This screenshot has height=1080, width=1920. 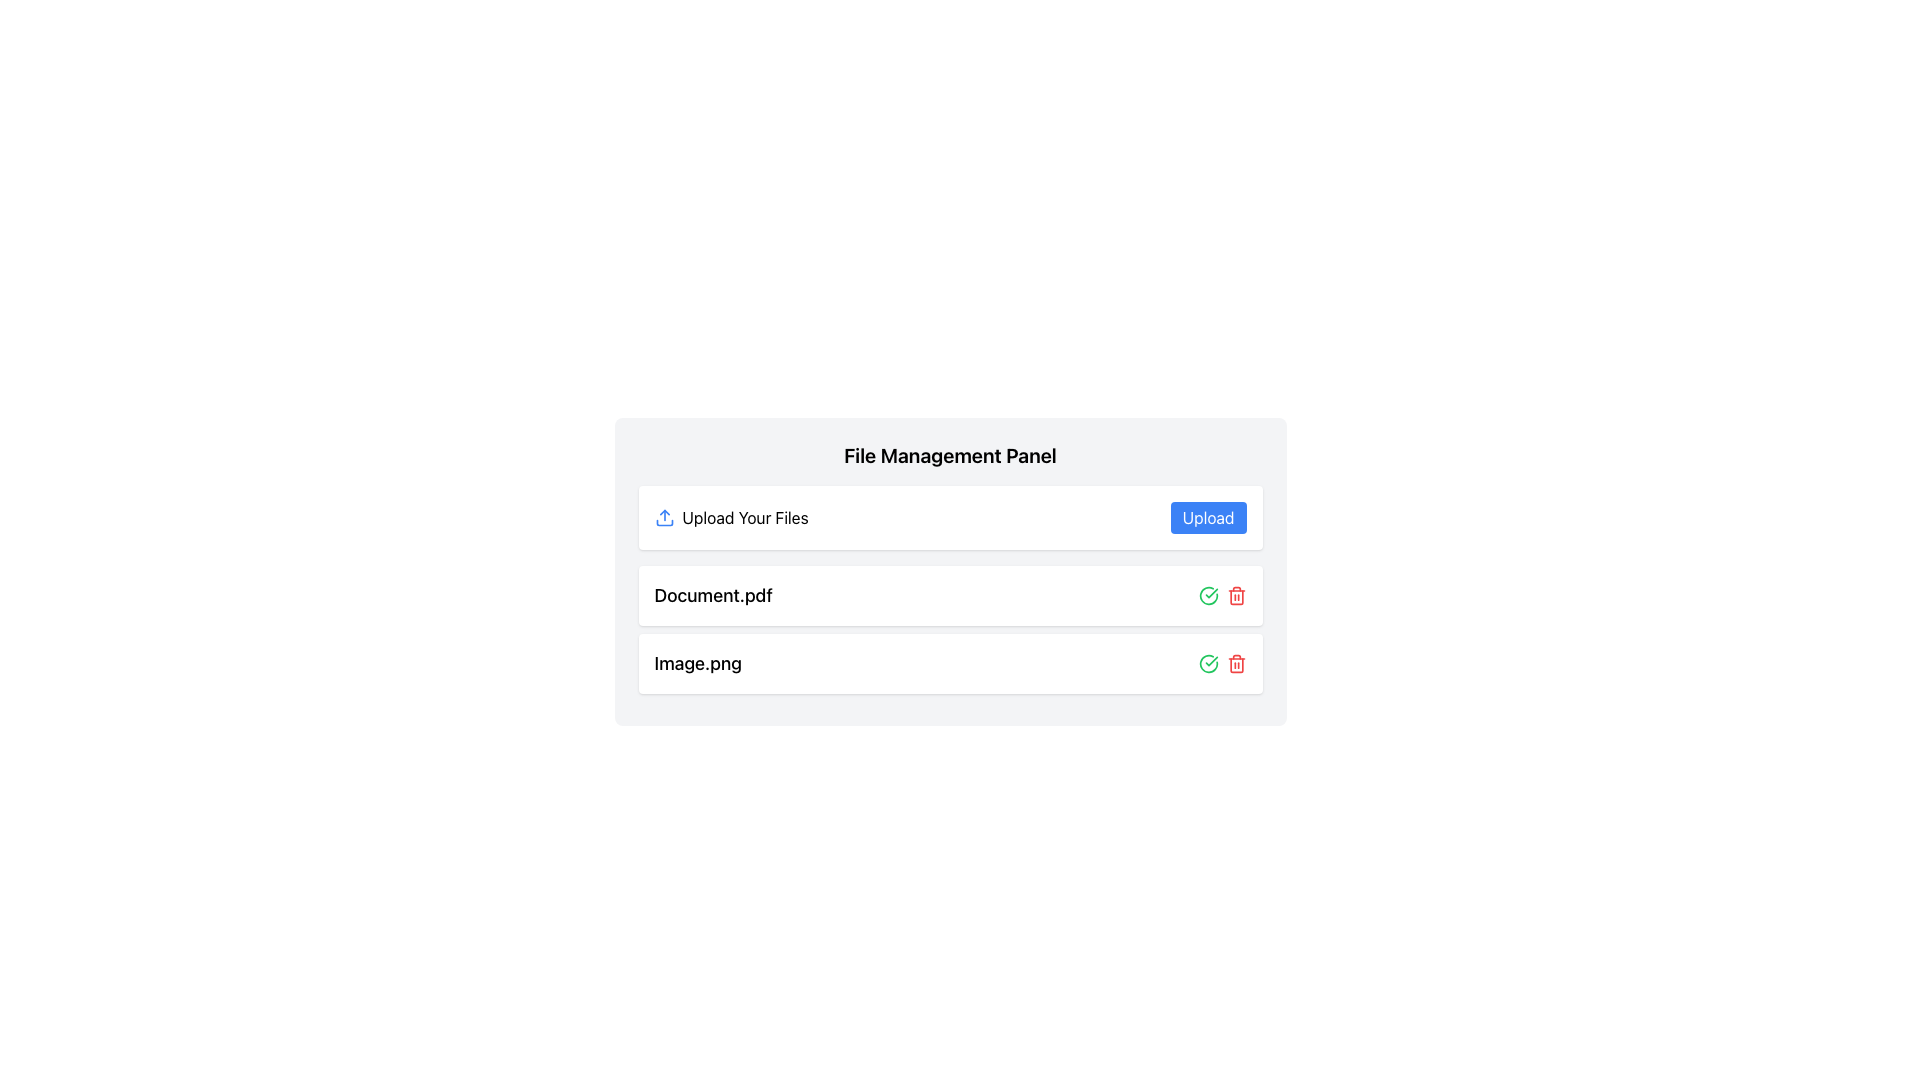 What do you see at coordinates (1235, 663) in the screenshot?
I see `the red-colored trash bin icon located to the far-right of the row containing 'Image.png'` at bounding box center [1235, 663].